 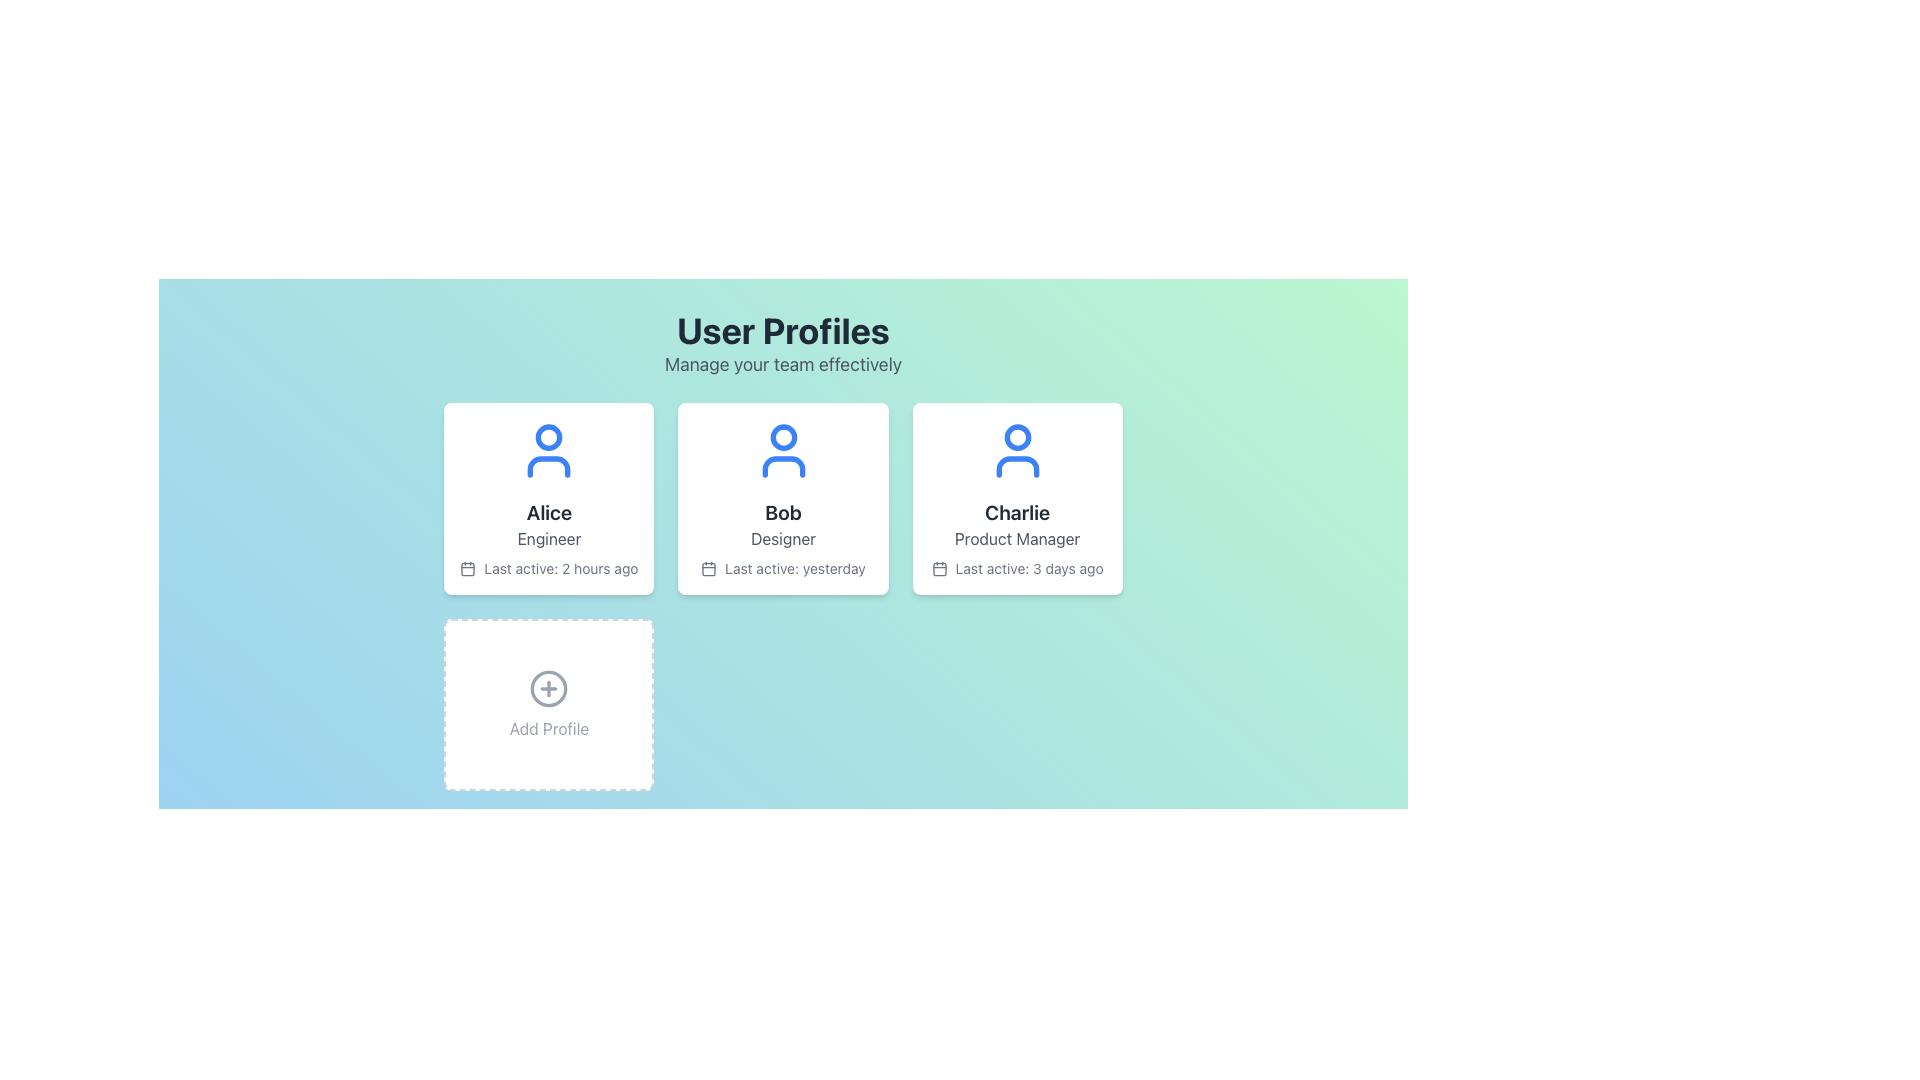 What do you see at coordinates (549, 436) in the screenshot?
I see `the Circle element representing Alice's head in the user profile icon located in the first card from the left` at bounding box center [549, 436].